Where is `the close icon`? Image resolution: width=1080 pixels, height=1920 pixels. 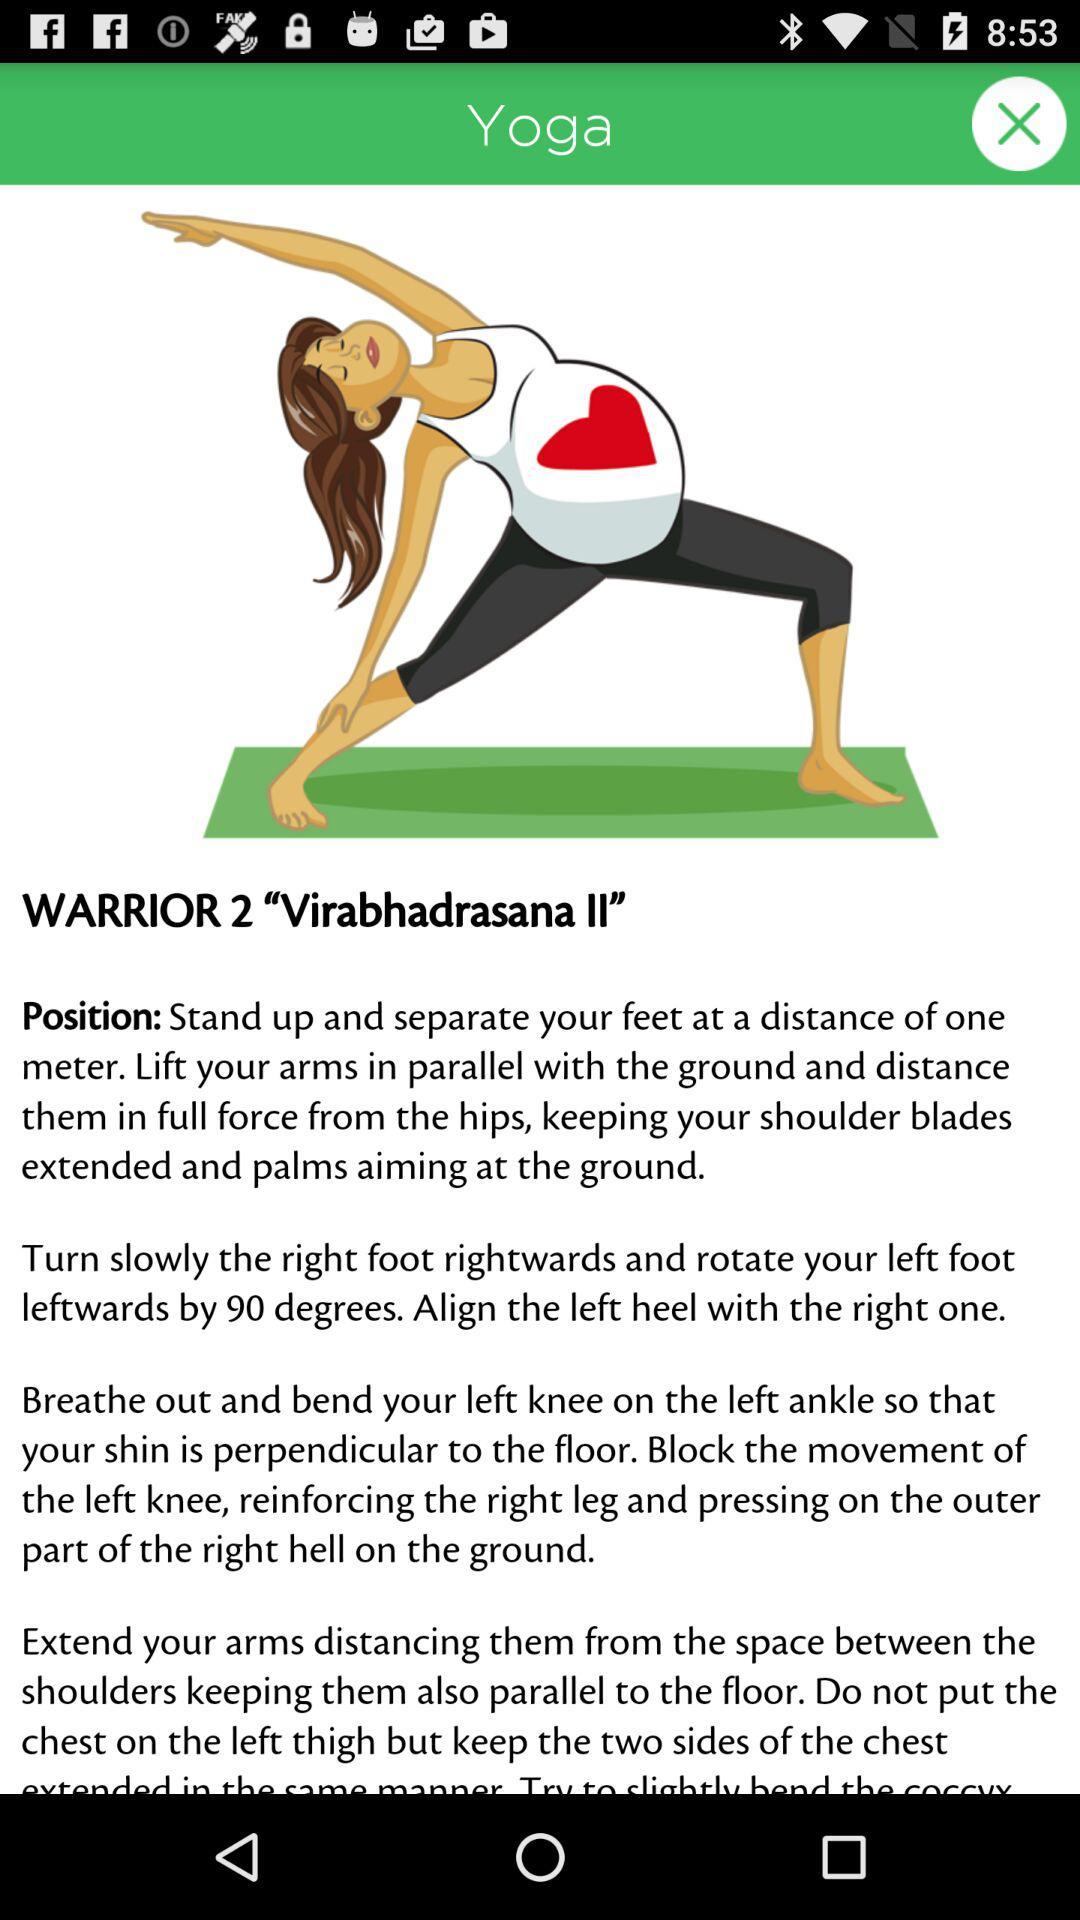
the close icon is located at coordinates (1019, 131).